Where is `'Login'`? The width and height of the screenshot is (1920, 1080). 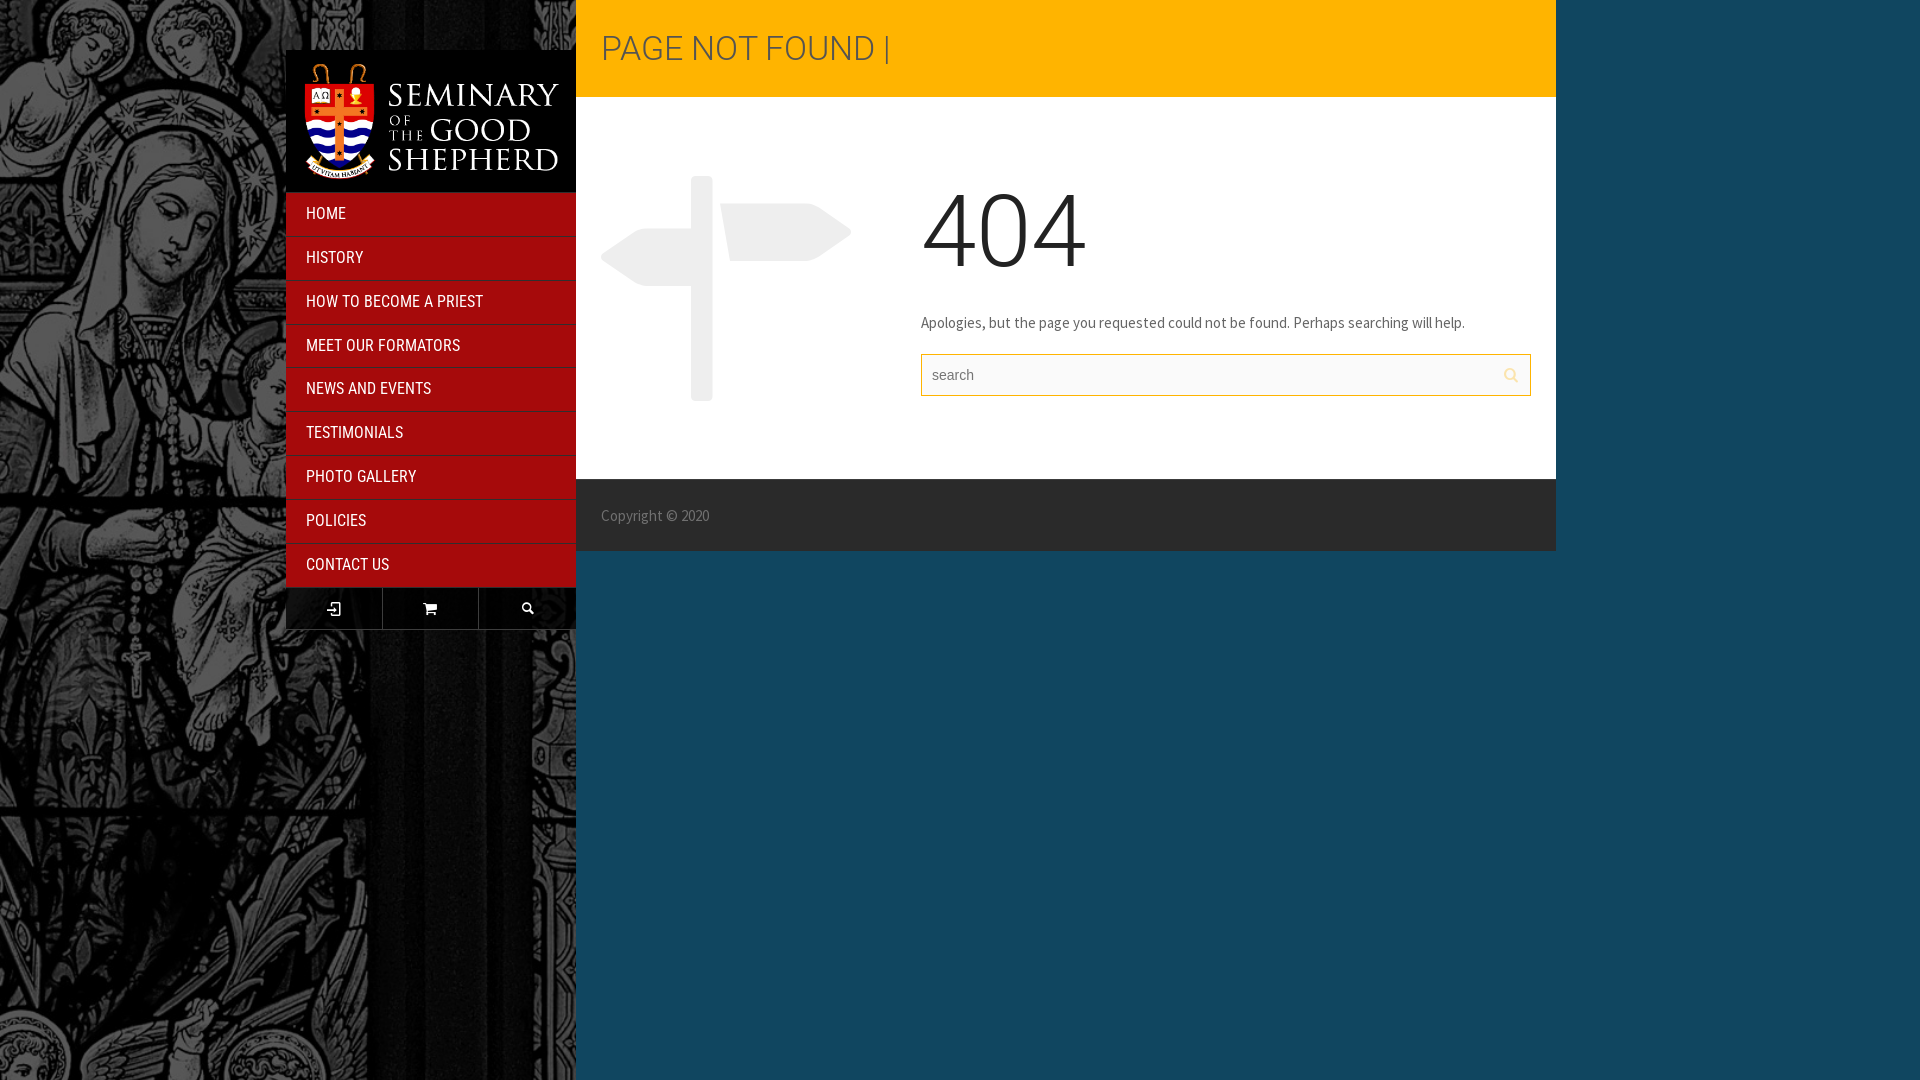 'Login' is located at coordinates (334, 607).